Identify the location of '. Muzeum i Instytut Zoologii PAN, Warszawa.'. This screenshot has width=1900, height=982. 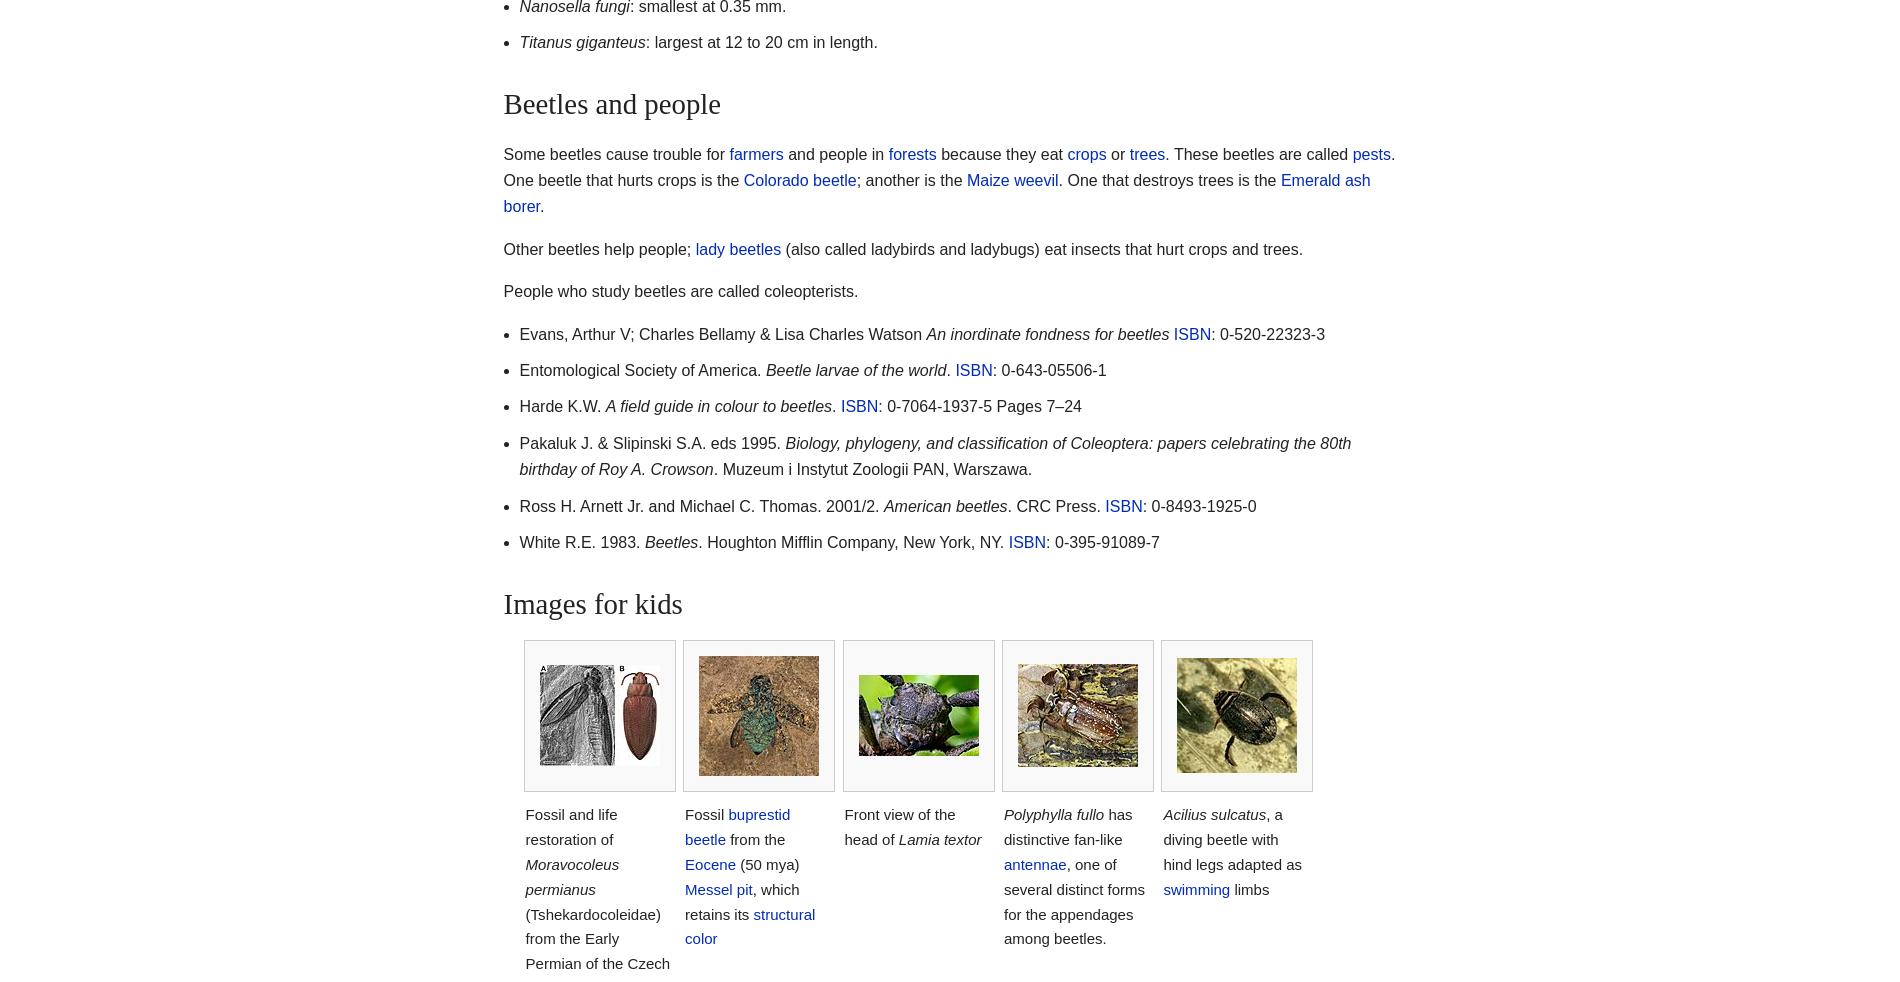
(712, 469).